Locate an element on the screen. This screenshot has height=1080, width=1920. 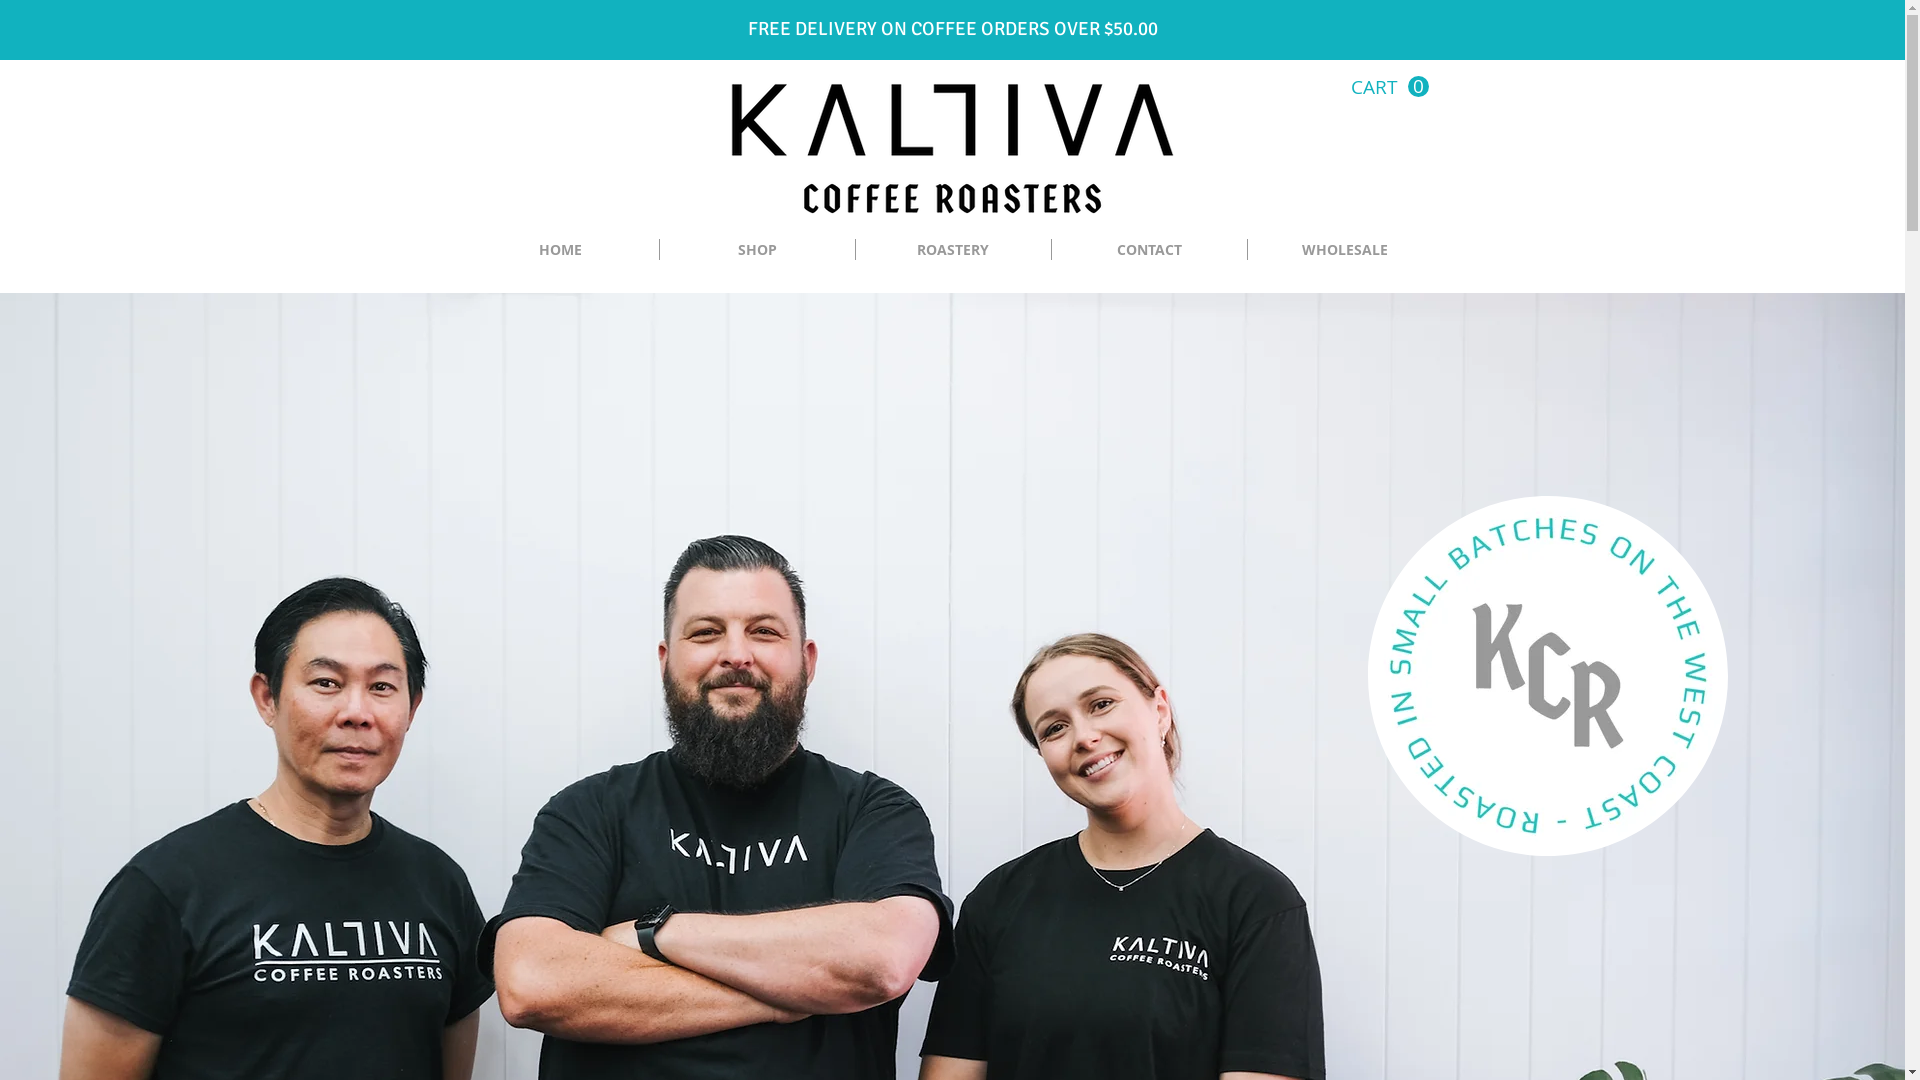
'WHOLESALE' is located at coordinates (1345, 248).